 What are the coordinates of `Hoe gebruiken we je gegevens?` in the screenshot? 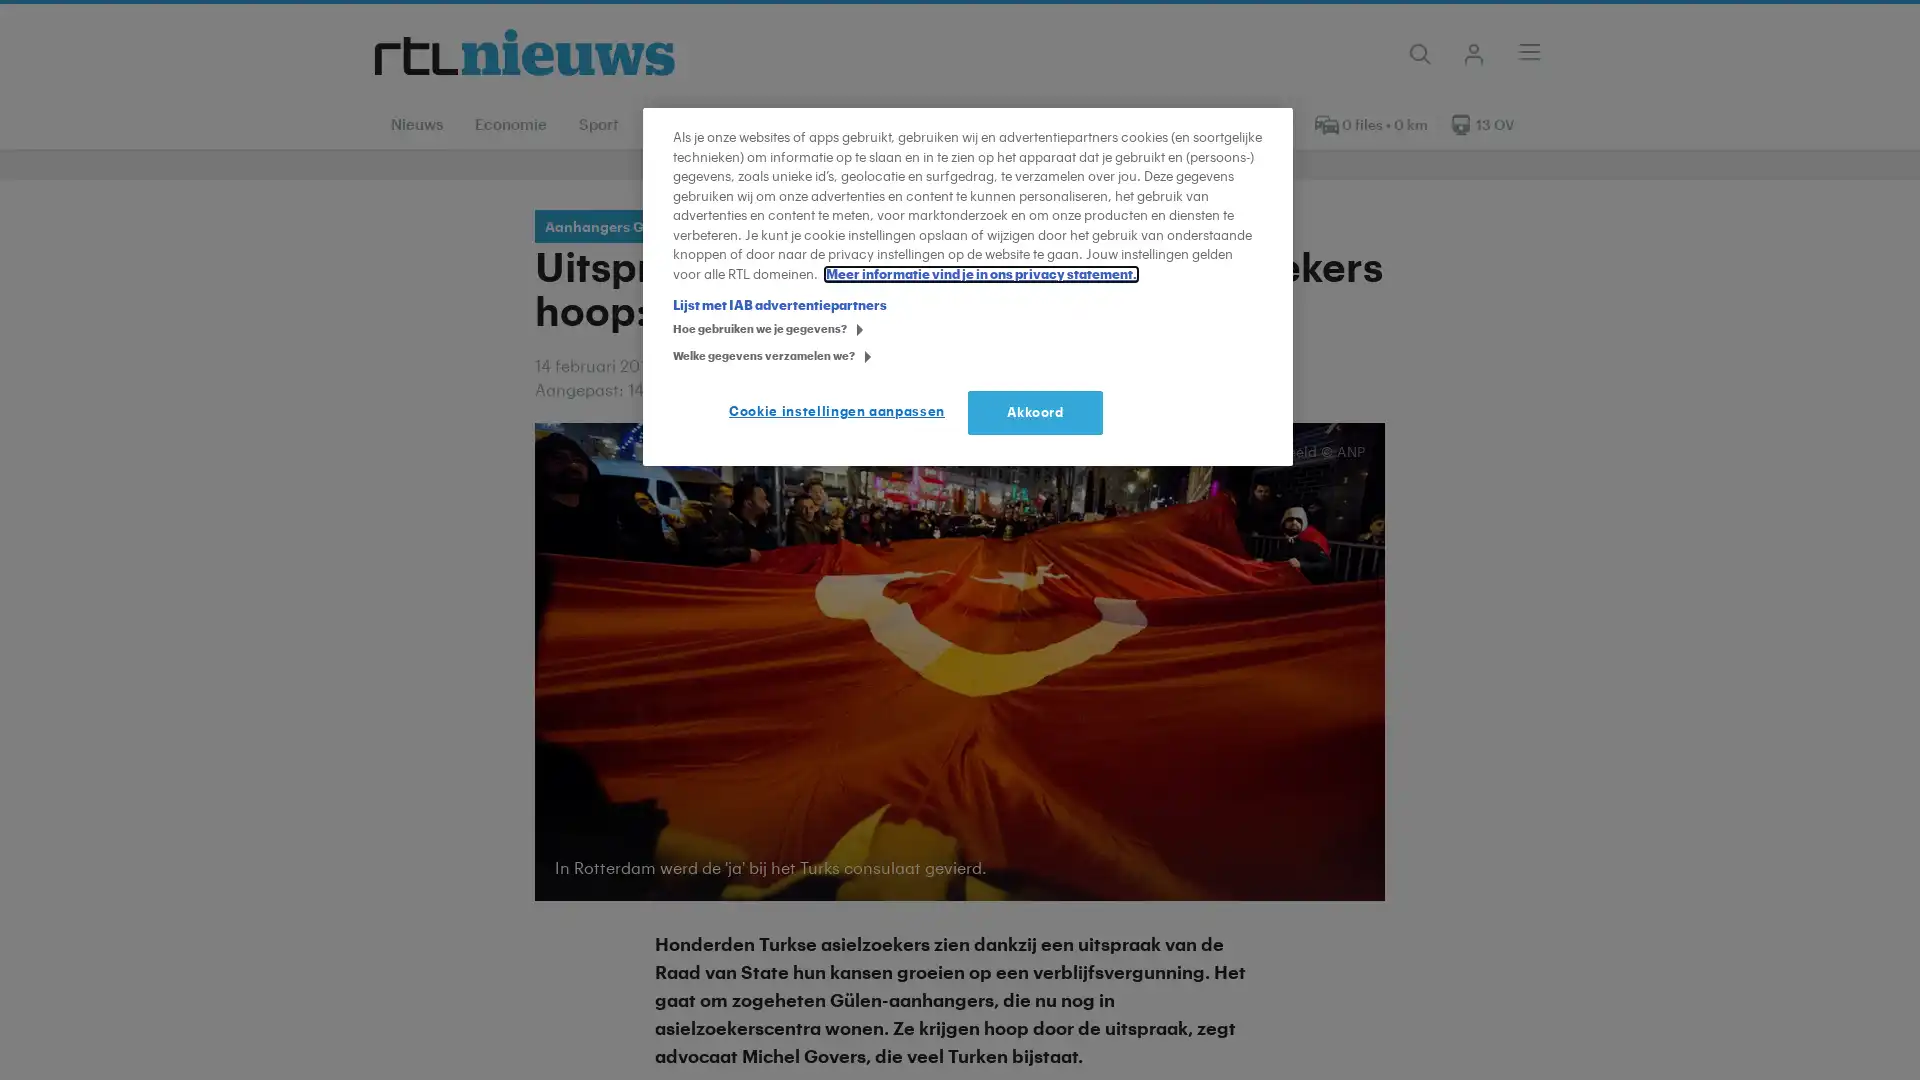 It's located at (679, 330).